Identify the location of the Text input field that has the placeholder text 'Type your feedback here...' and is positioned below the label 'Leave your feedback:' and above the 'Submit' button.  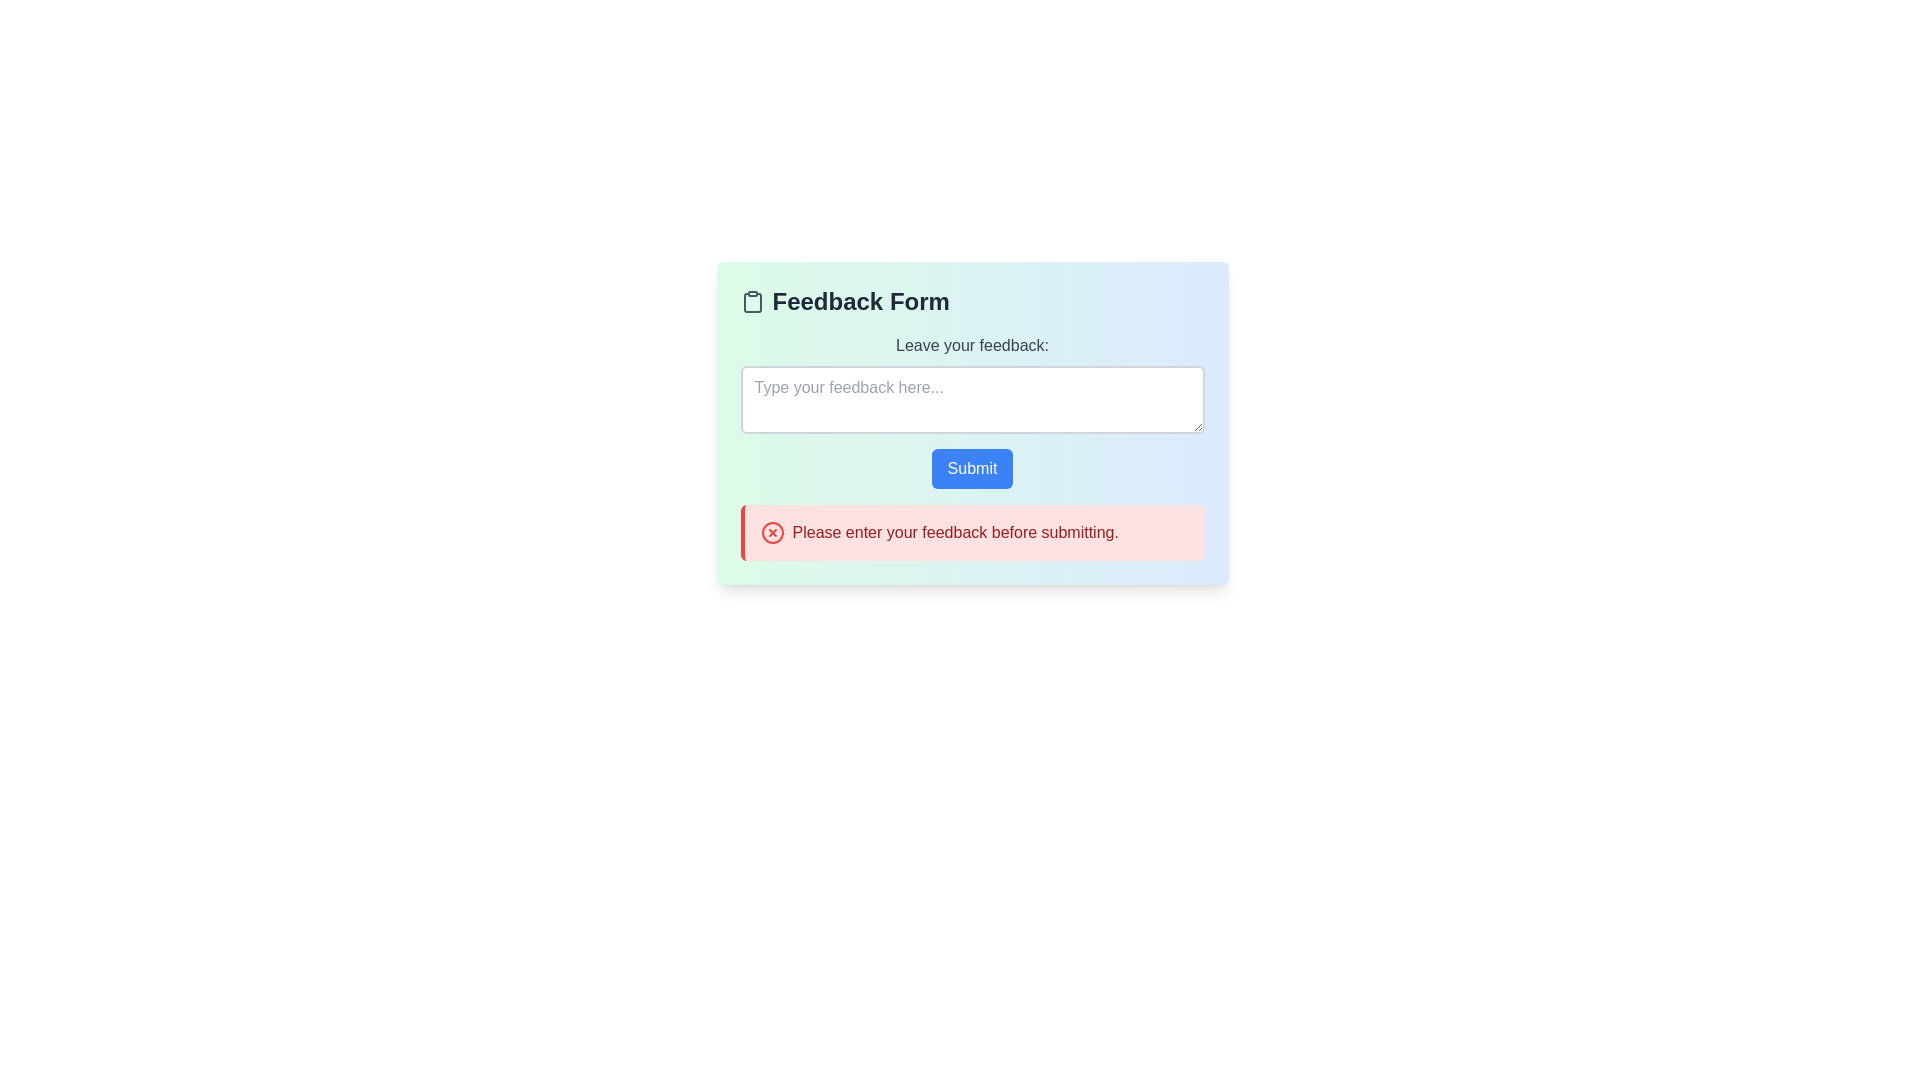
(972, 422).